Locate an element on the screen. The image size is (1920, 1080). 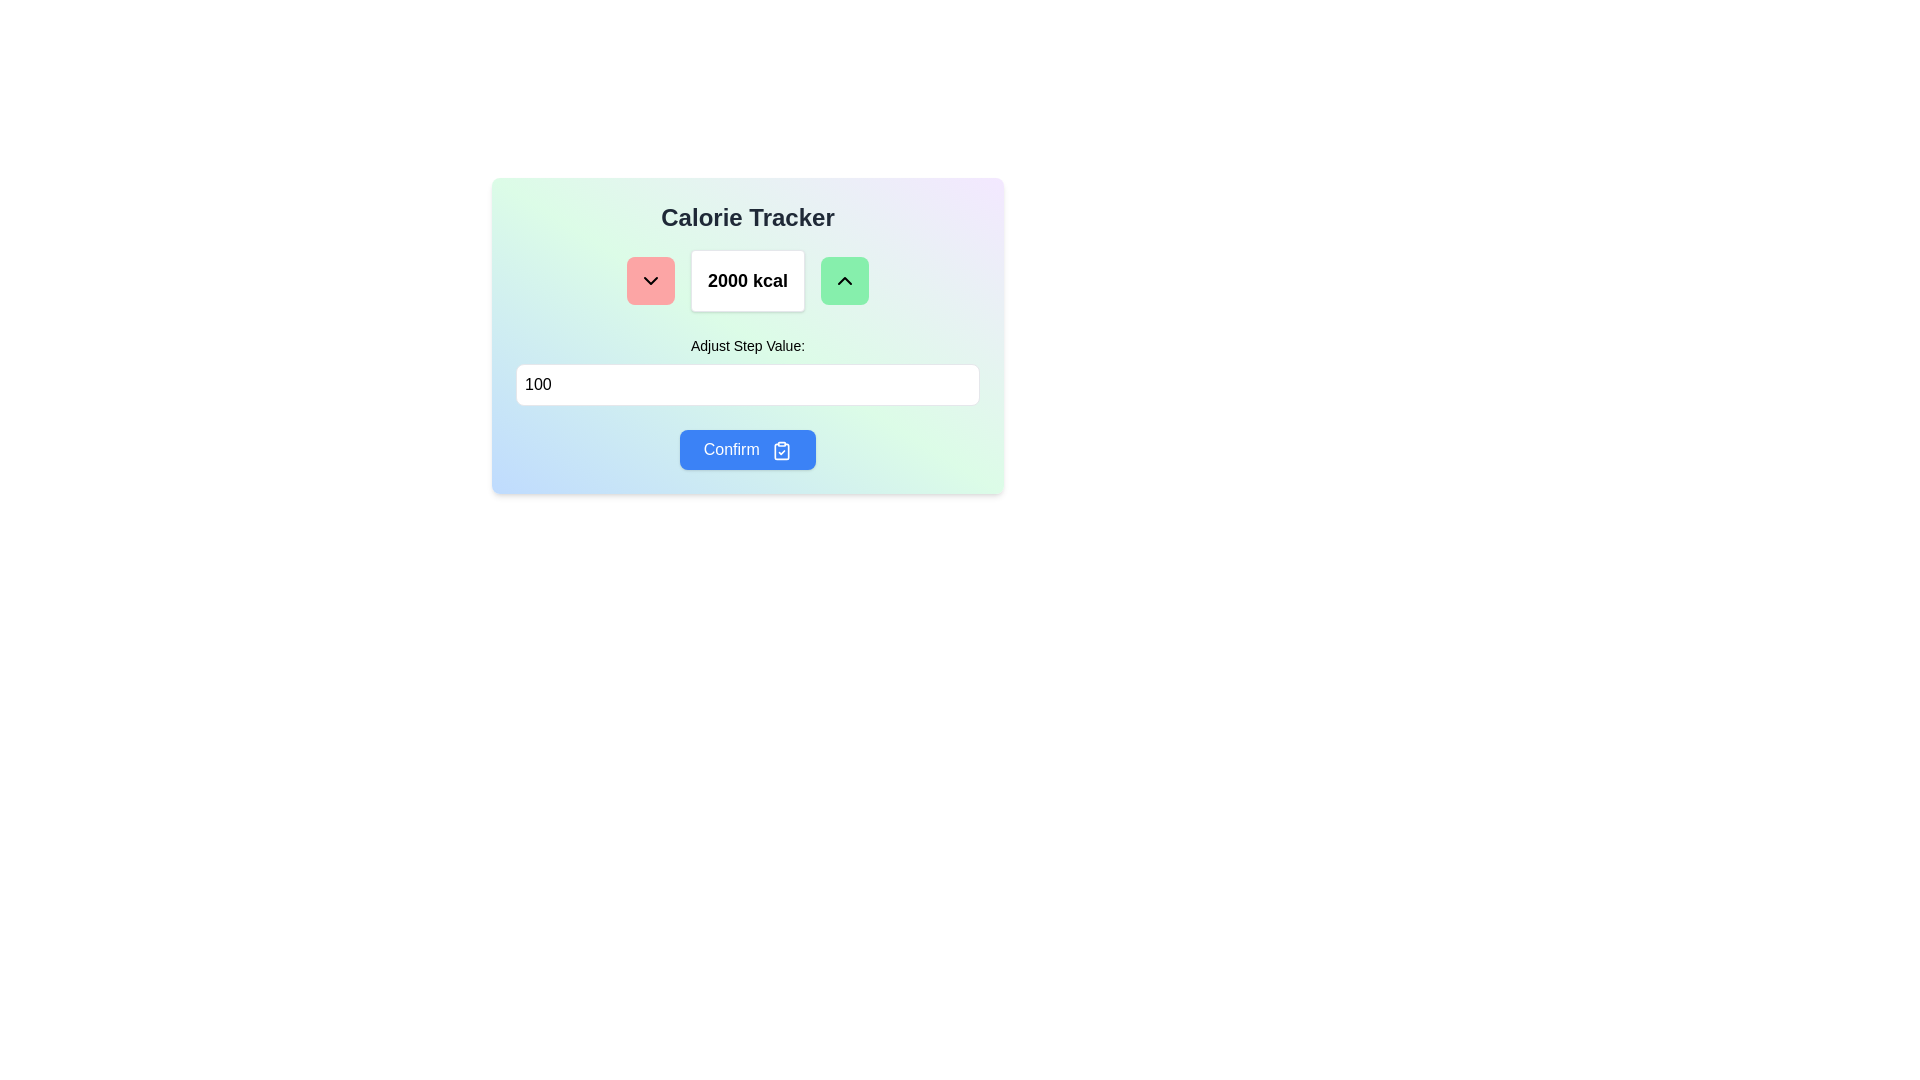
the downward action icon within the red rounded button to decrement the calorie count value is located at coordinates (650, 281).